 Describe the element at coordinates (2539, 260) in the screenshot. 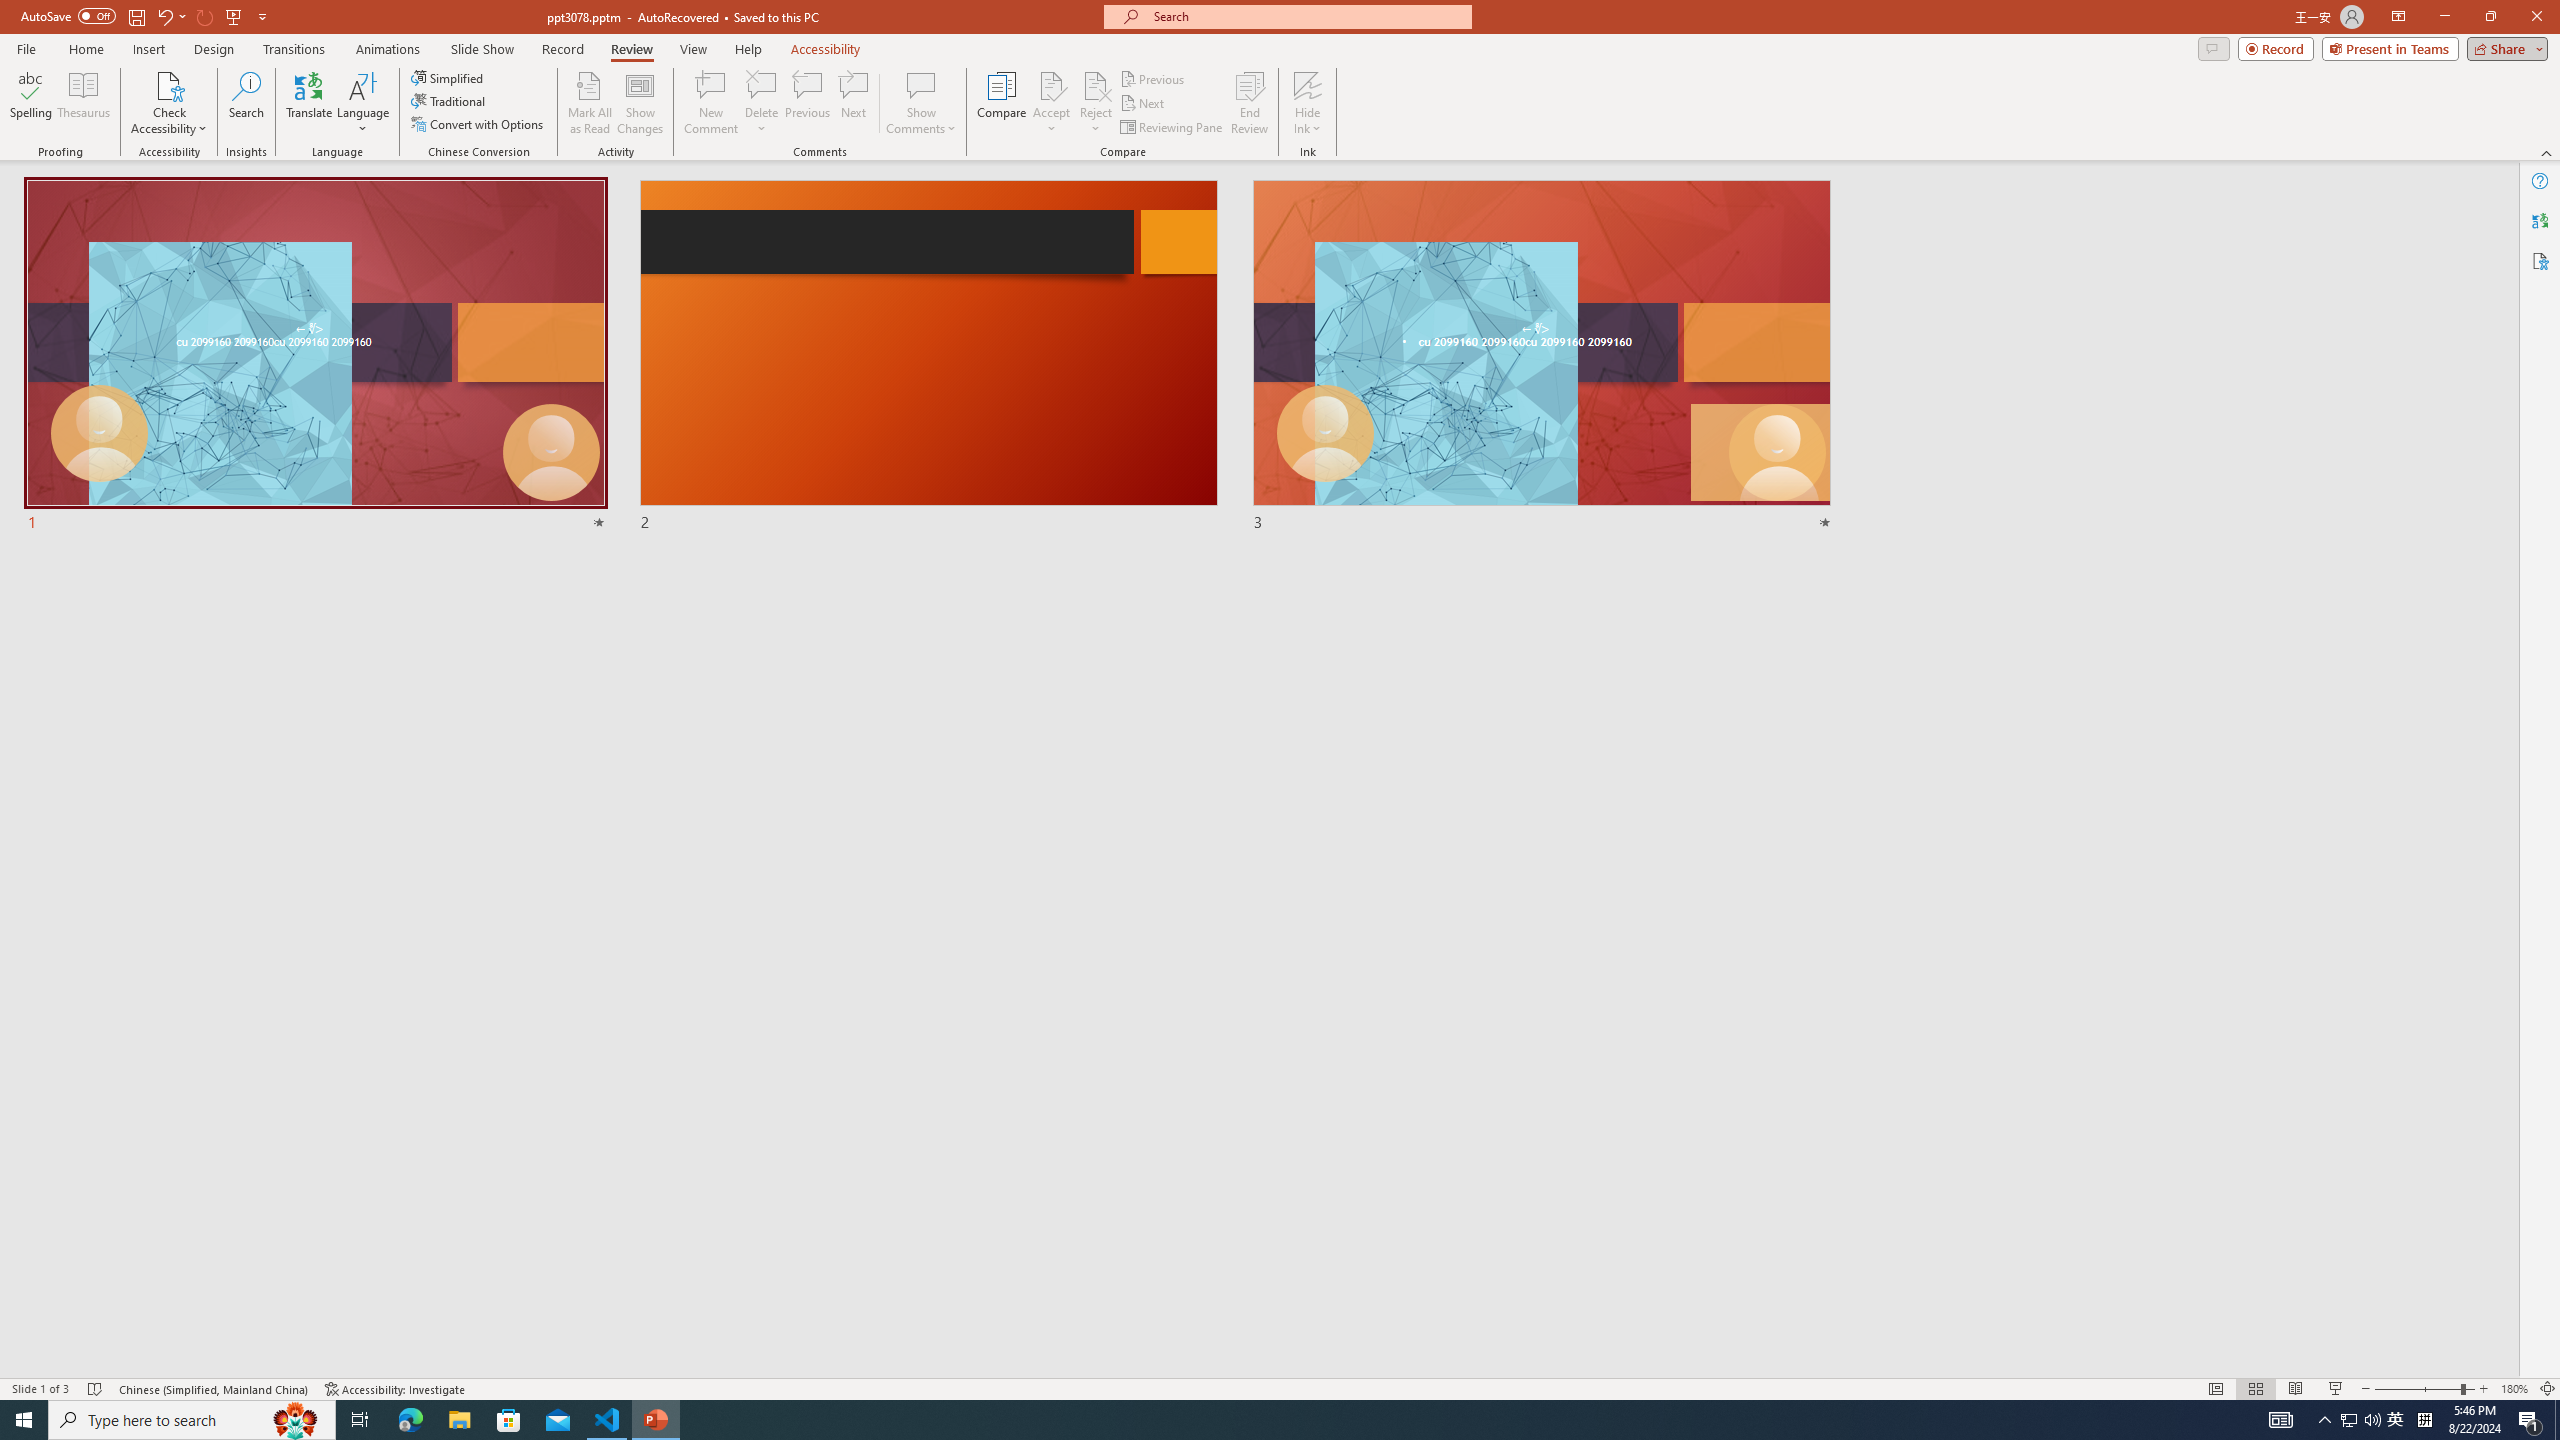

I see `'Accessibility'` at that location.